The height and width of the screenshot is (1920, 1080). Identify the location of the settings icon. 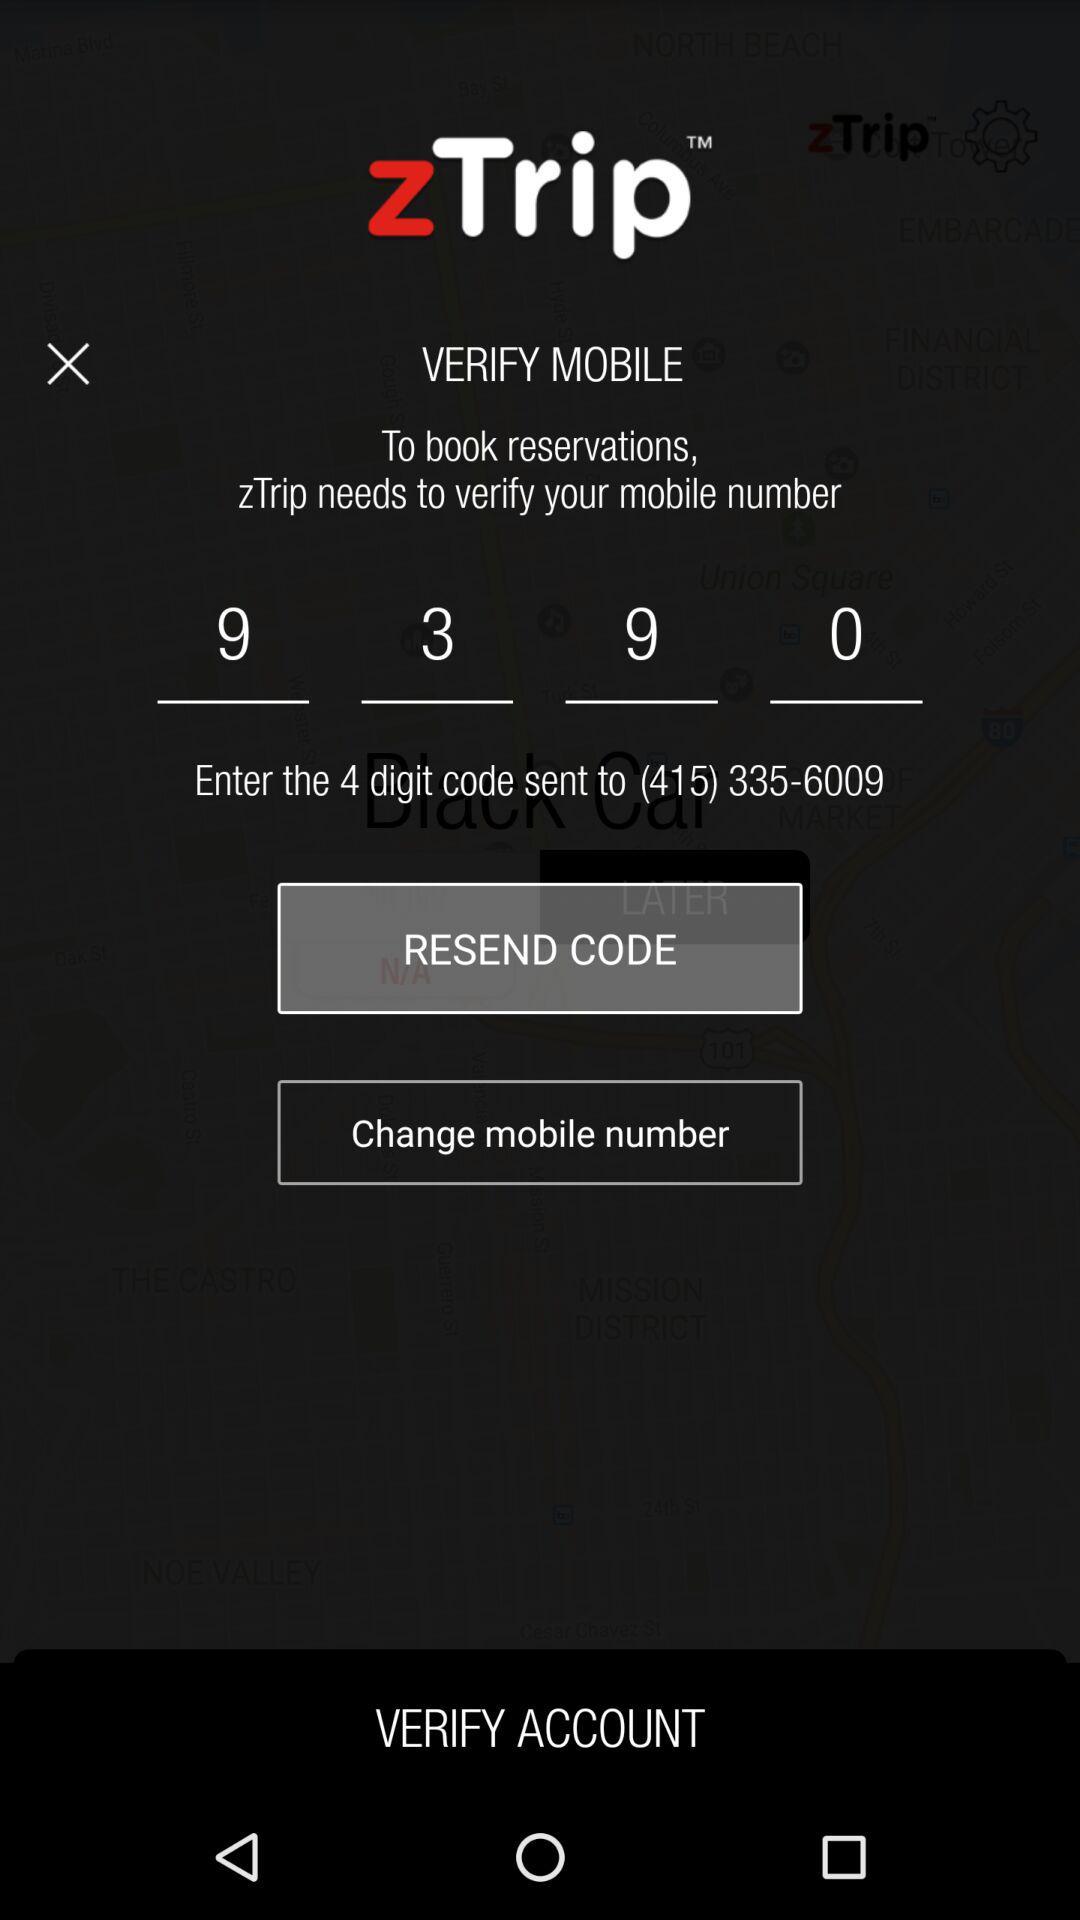
(1001, 145).